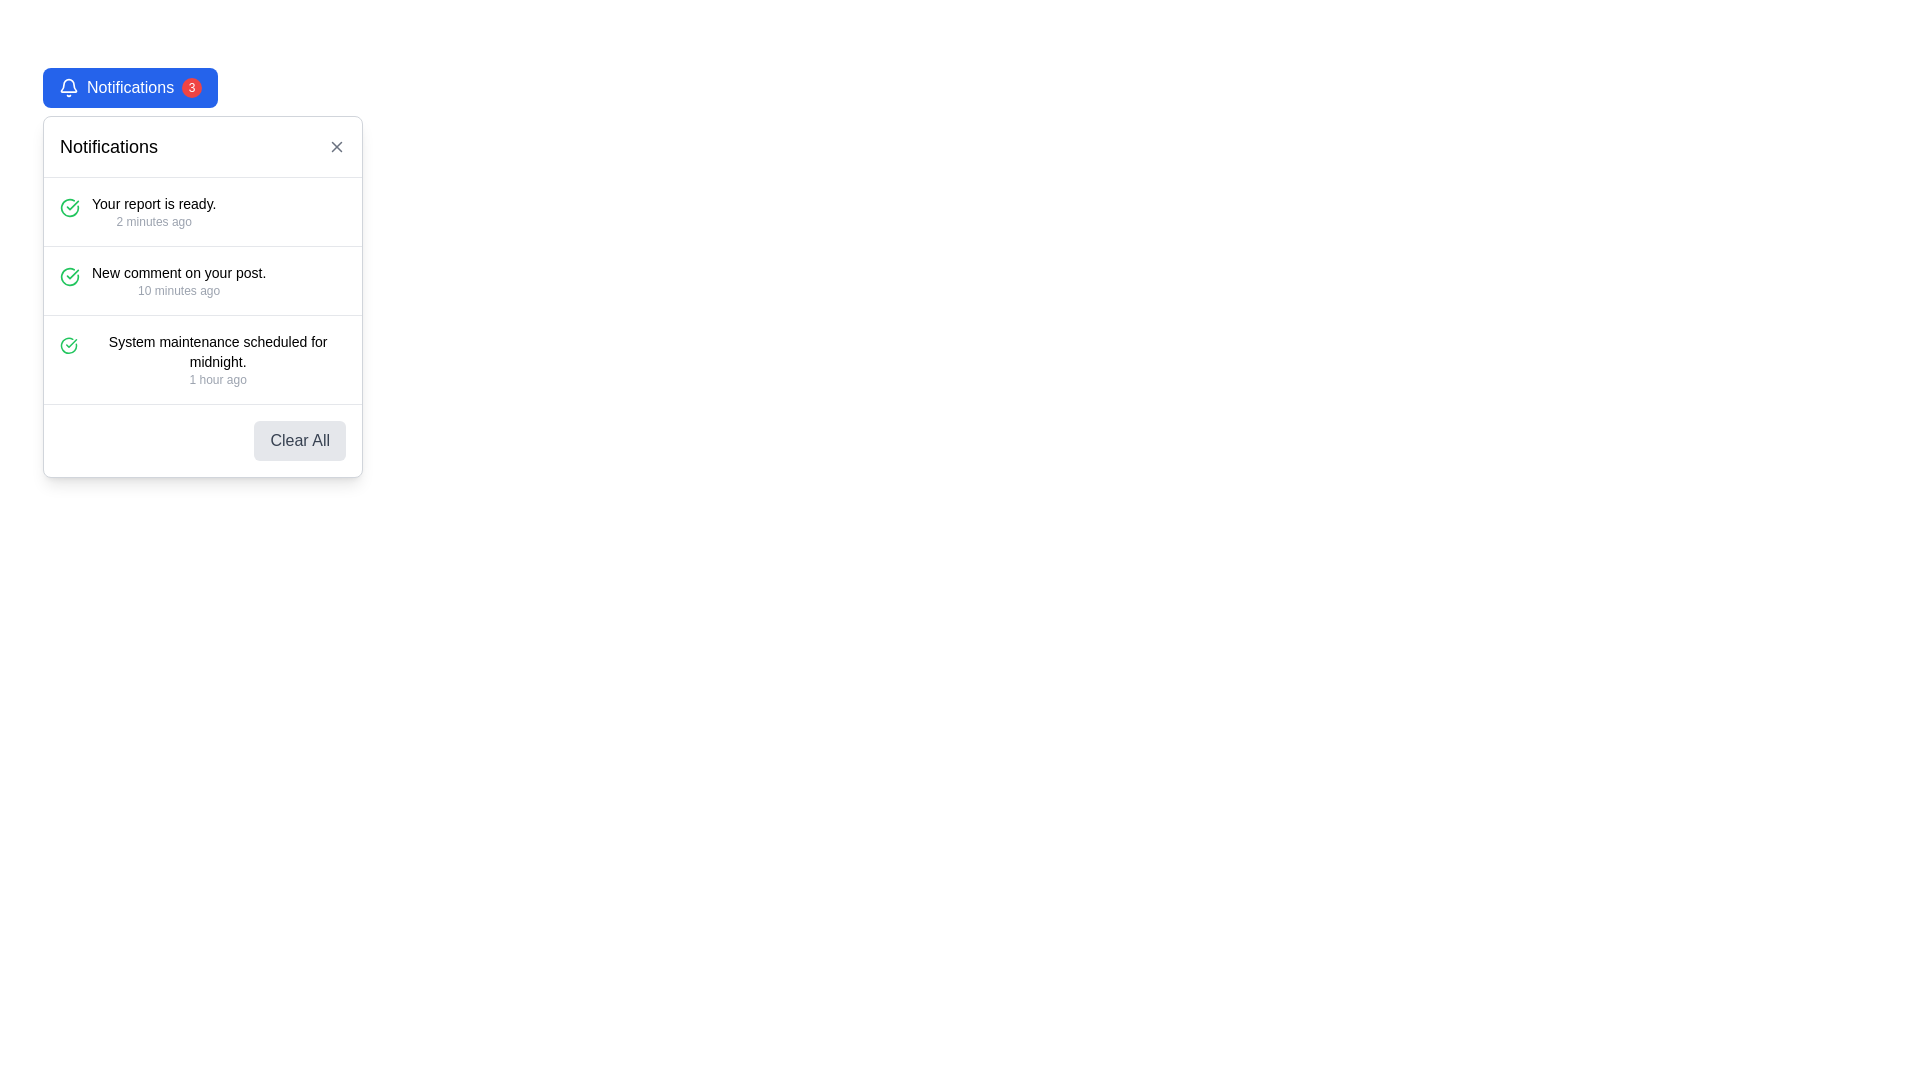 This screenshot has width=1920, height=1080. Describe the element at coordinates (192, 87) in the screenshot. I see `the Badge Notification, a small circular badge with a red background and white text displaying the number '3', located at the top-right corner of the Notifications button` at that location.